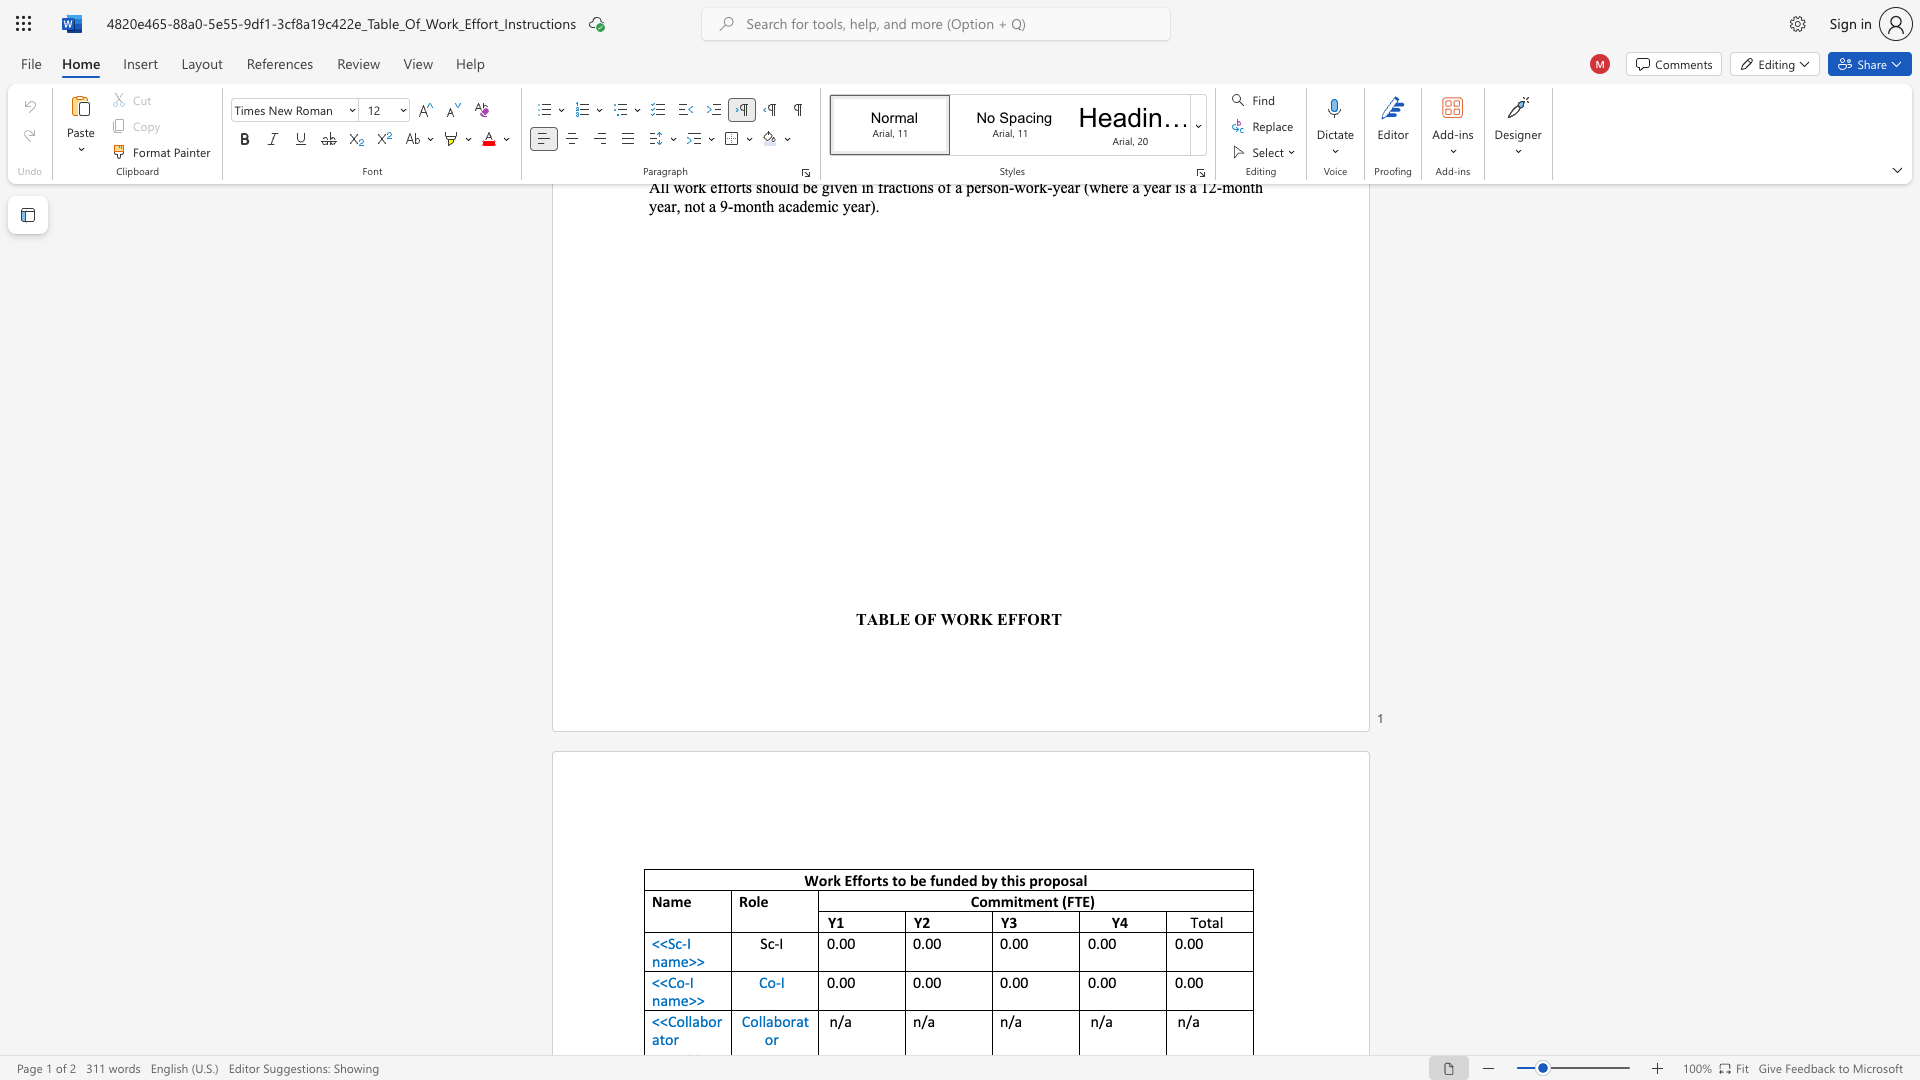 This screenshot has width=1920, height=1080. What do you see at coordinates (935, 879) in the screenshot?
I see `the space between the continuous character "f" and "u" in the text` at bounding box center [935, 879].